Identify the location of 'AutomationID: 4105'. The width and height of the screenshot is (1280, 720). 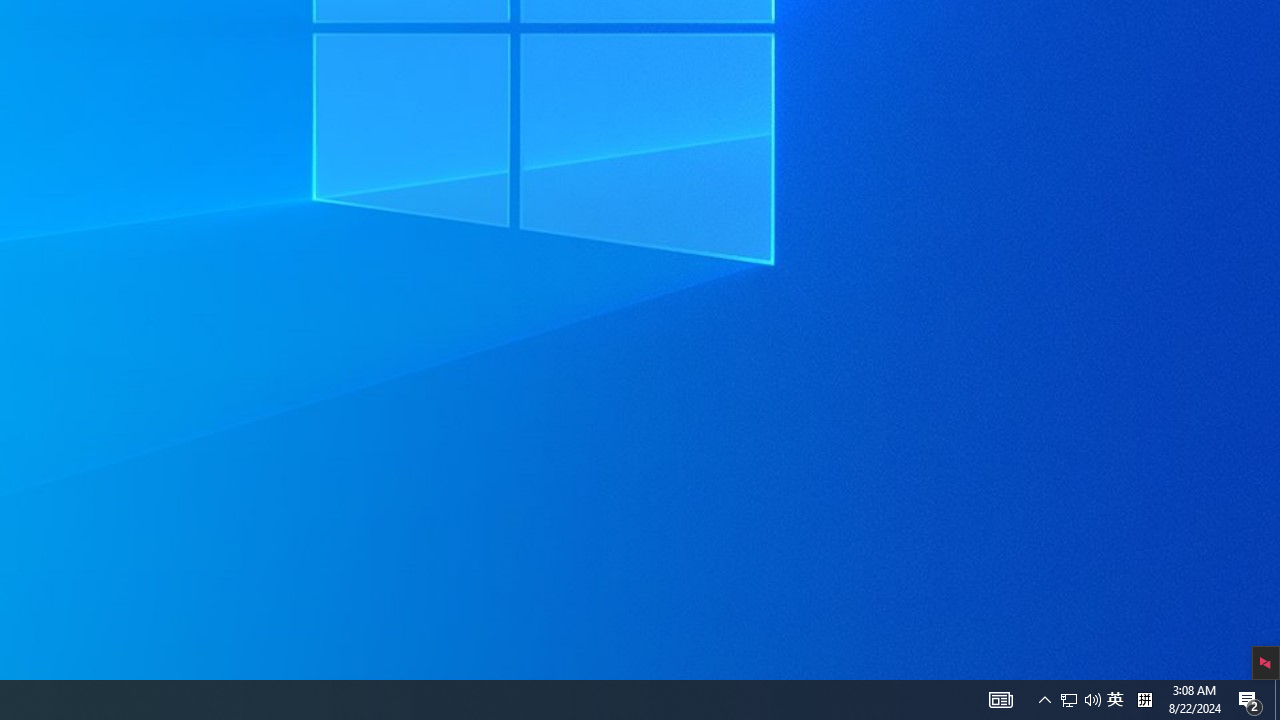
(1000, 698).